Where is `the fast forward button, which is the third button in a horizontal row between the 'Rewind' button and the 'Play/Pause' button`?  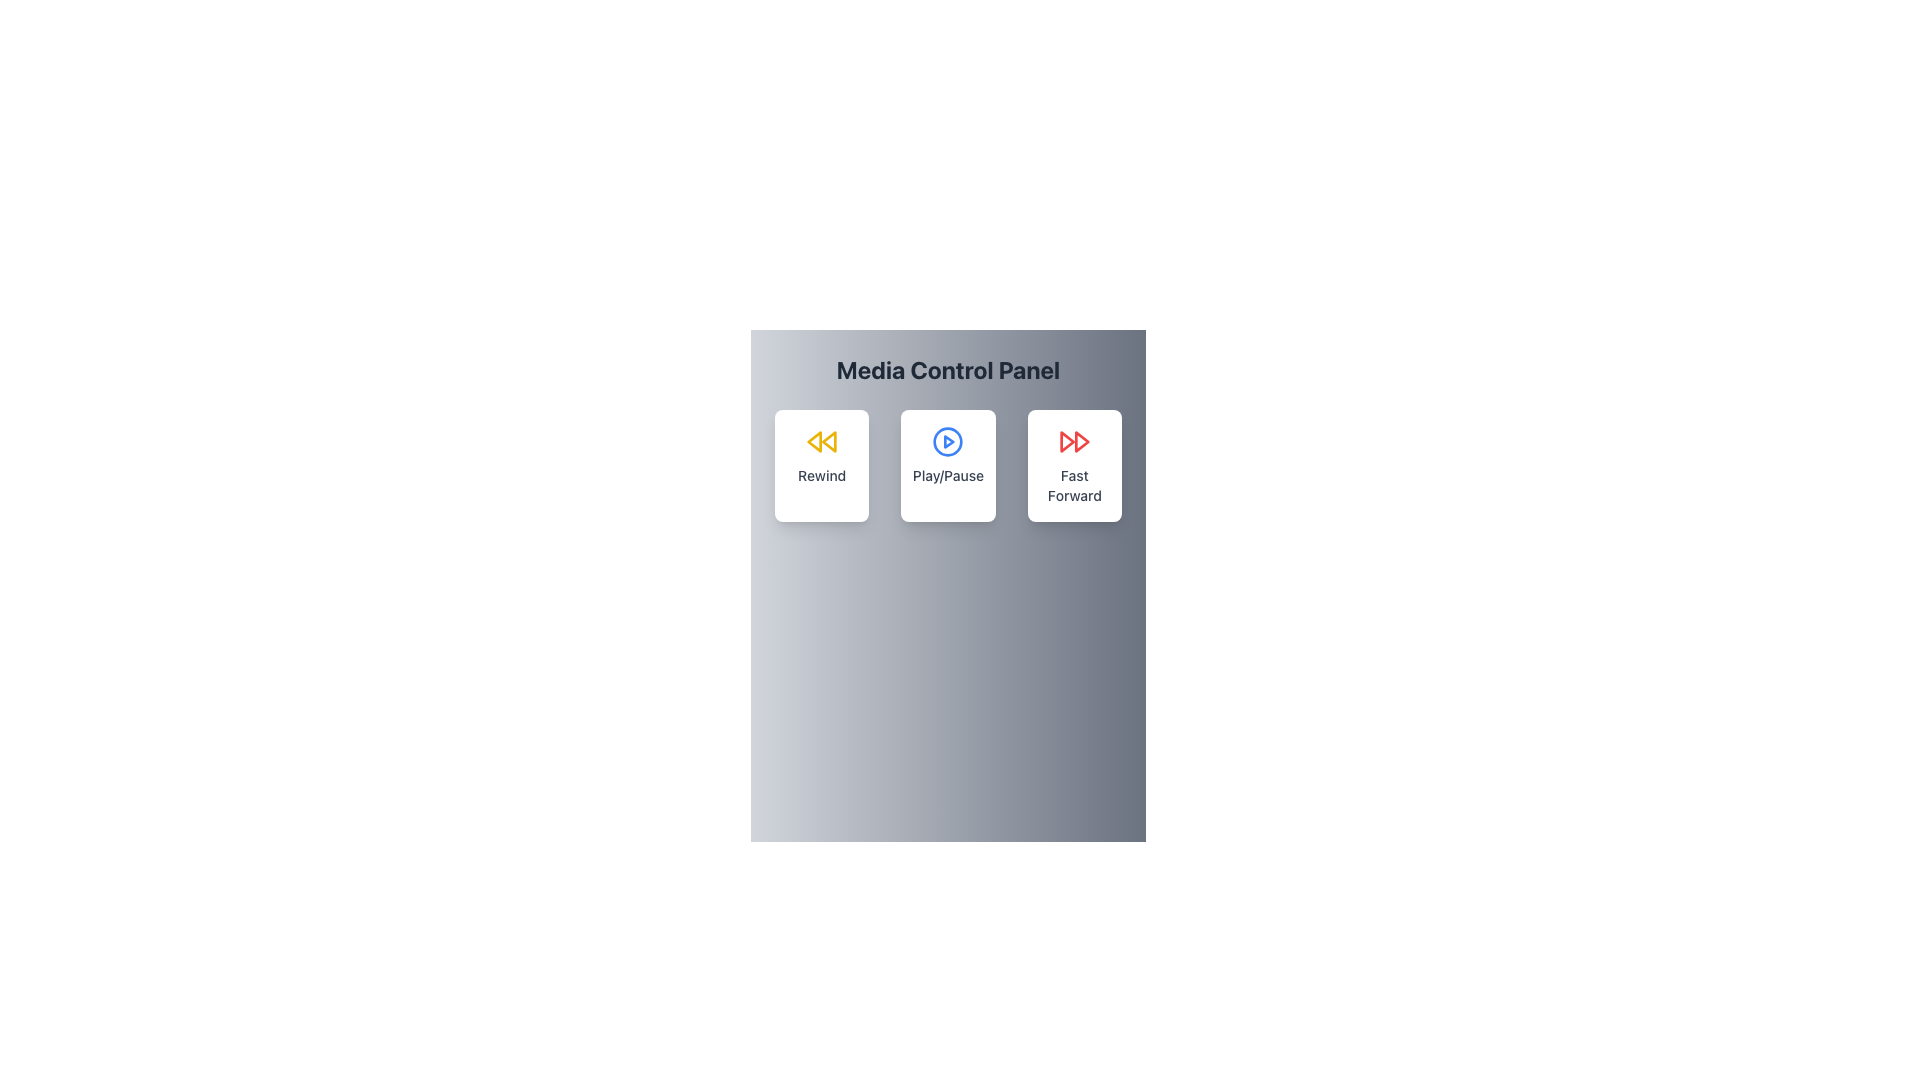
the fast forward button, which is the third button in a horizontal row between the 'Rewind' button and the 'Play/Pause' button is located at coordinates (1073, 466).